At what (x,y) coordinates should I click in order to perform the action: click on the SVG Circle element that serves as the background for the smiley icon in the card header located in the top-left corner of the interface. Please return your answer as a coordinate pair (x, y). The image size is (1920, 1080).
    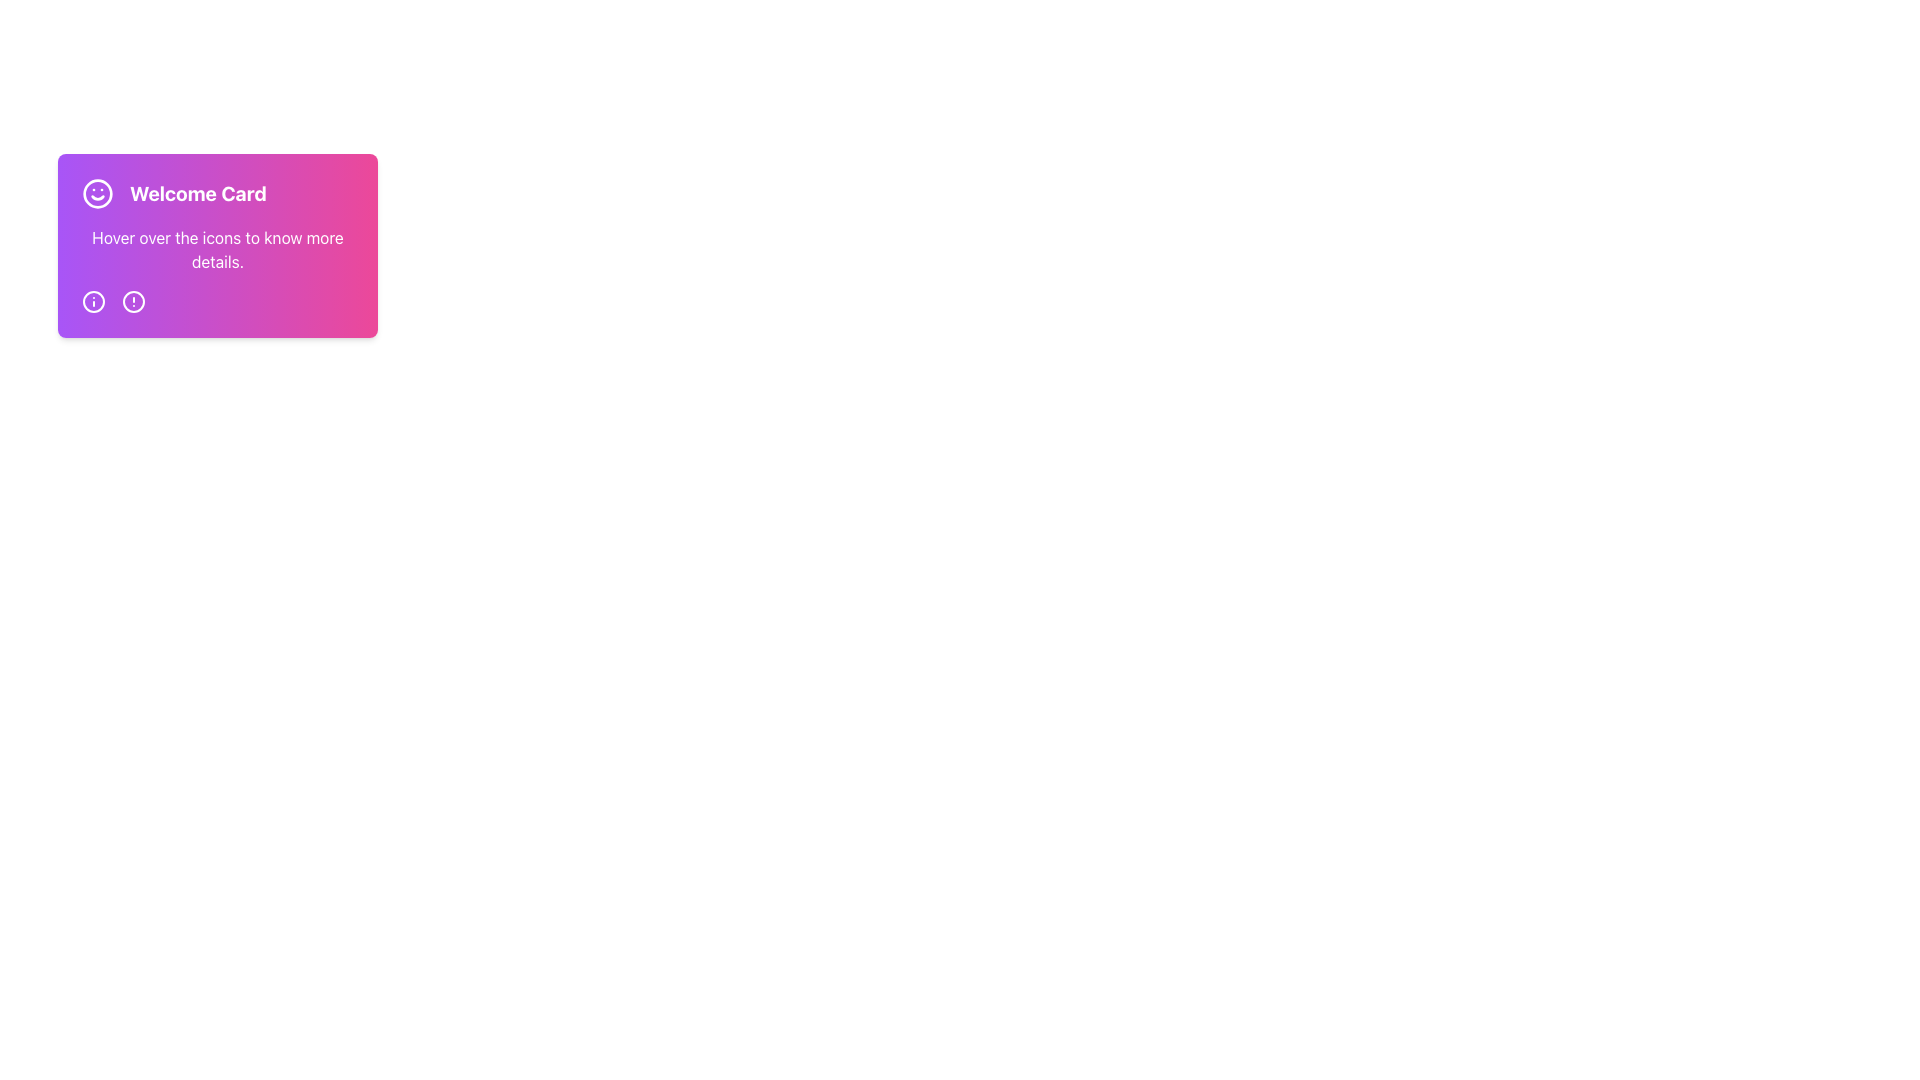
    Looking at the image, I should click on (96, 193).